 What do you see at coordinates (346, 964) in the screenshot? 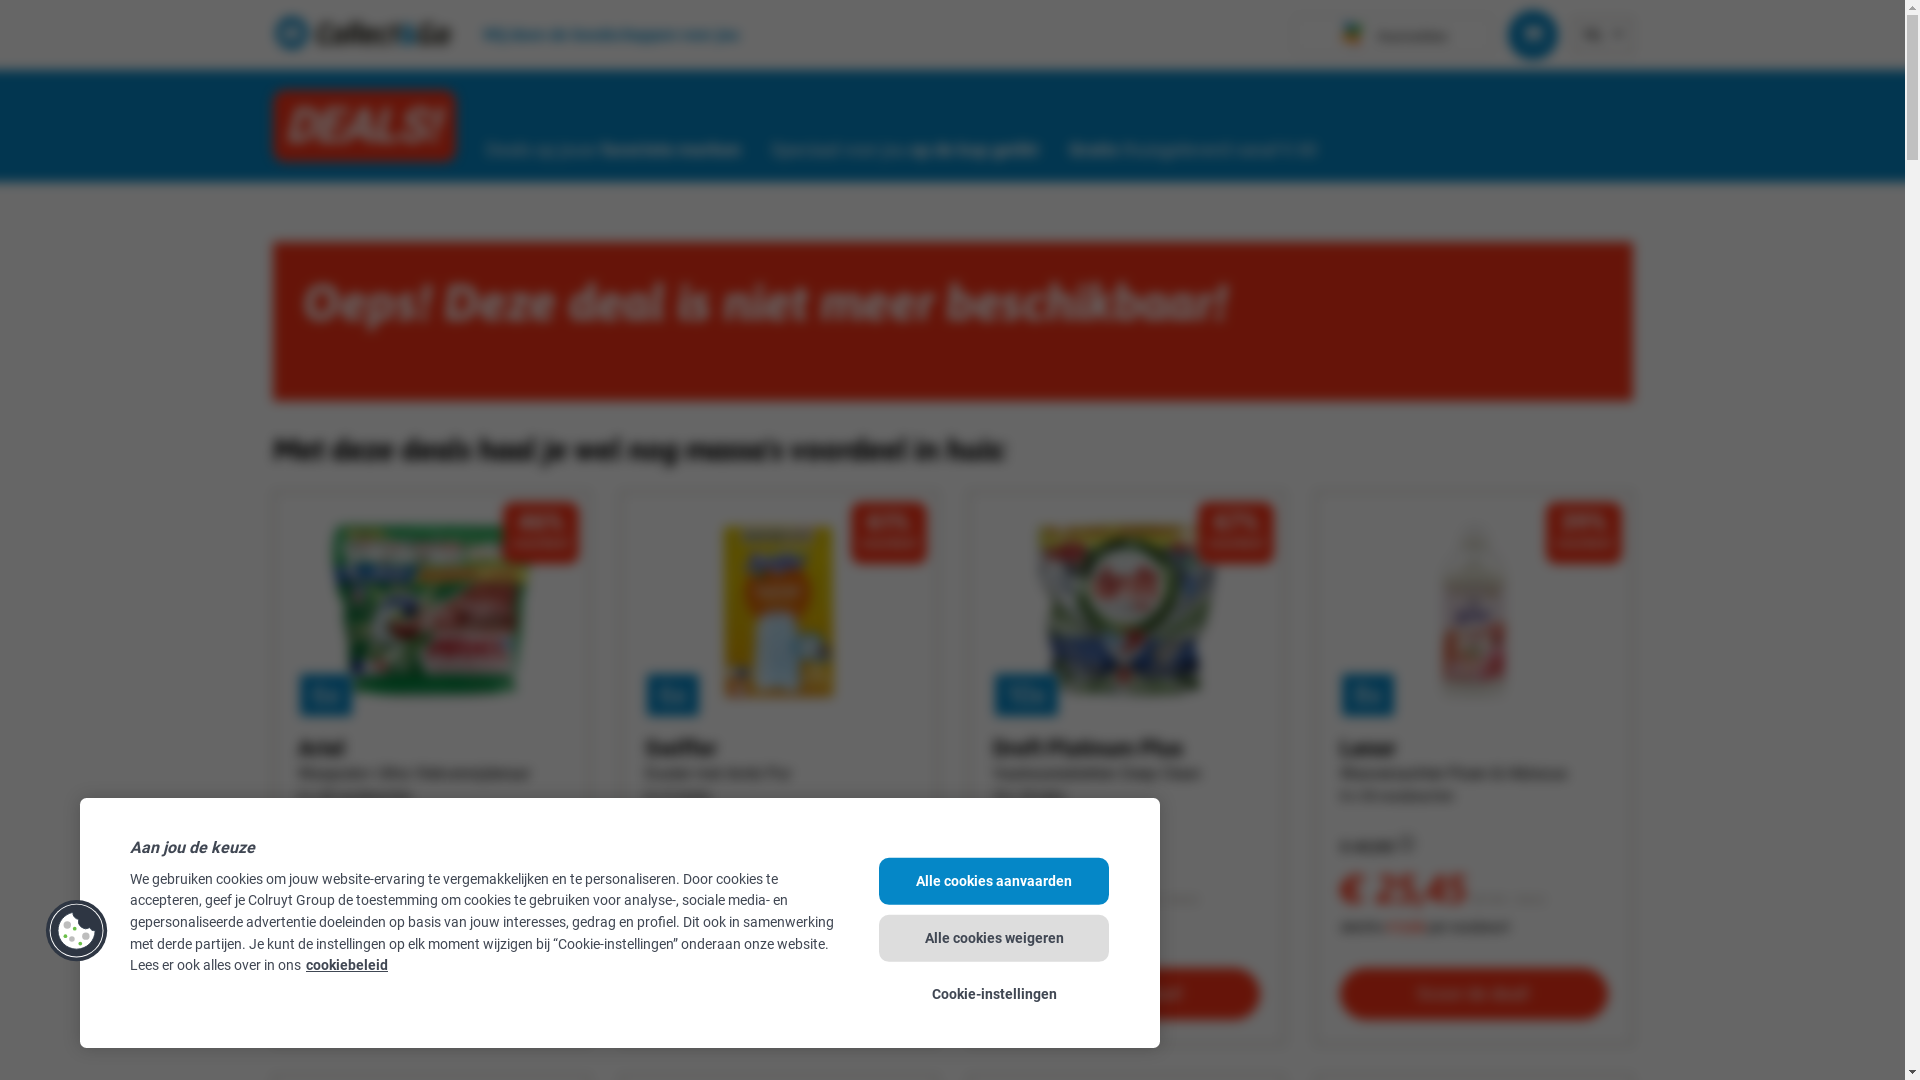
I see `'cookiebeleid'` at bounding box center [346, 964].